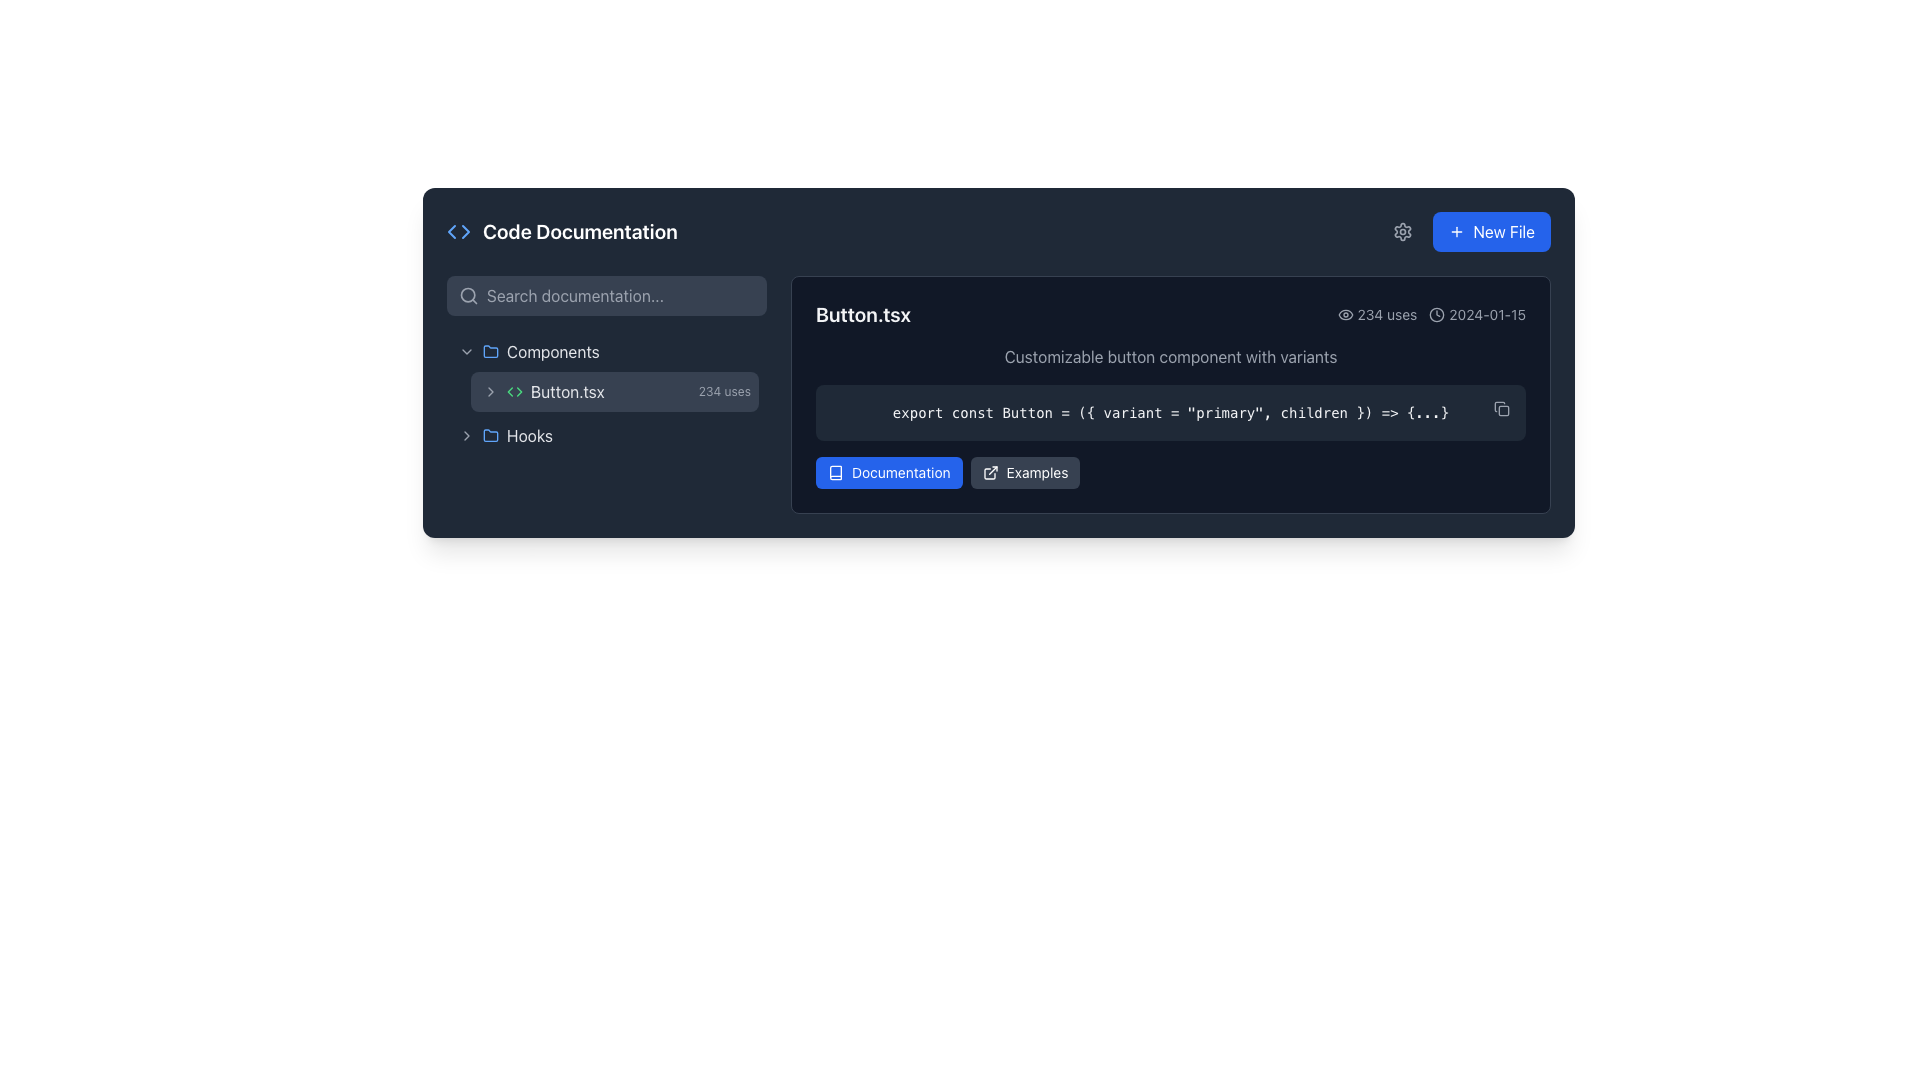  Describe the element at coordinates (490, 392) in the screenshot. I see `the Button located in the sidebar under the 'Components' label, just before the 'Button.tsx' text, to change its background` at that location.